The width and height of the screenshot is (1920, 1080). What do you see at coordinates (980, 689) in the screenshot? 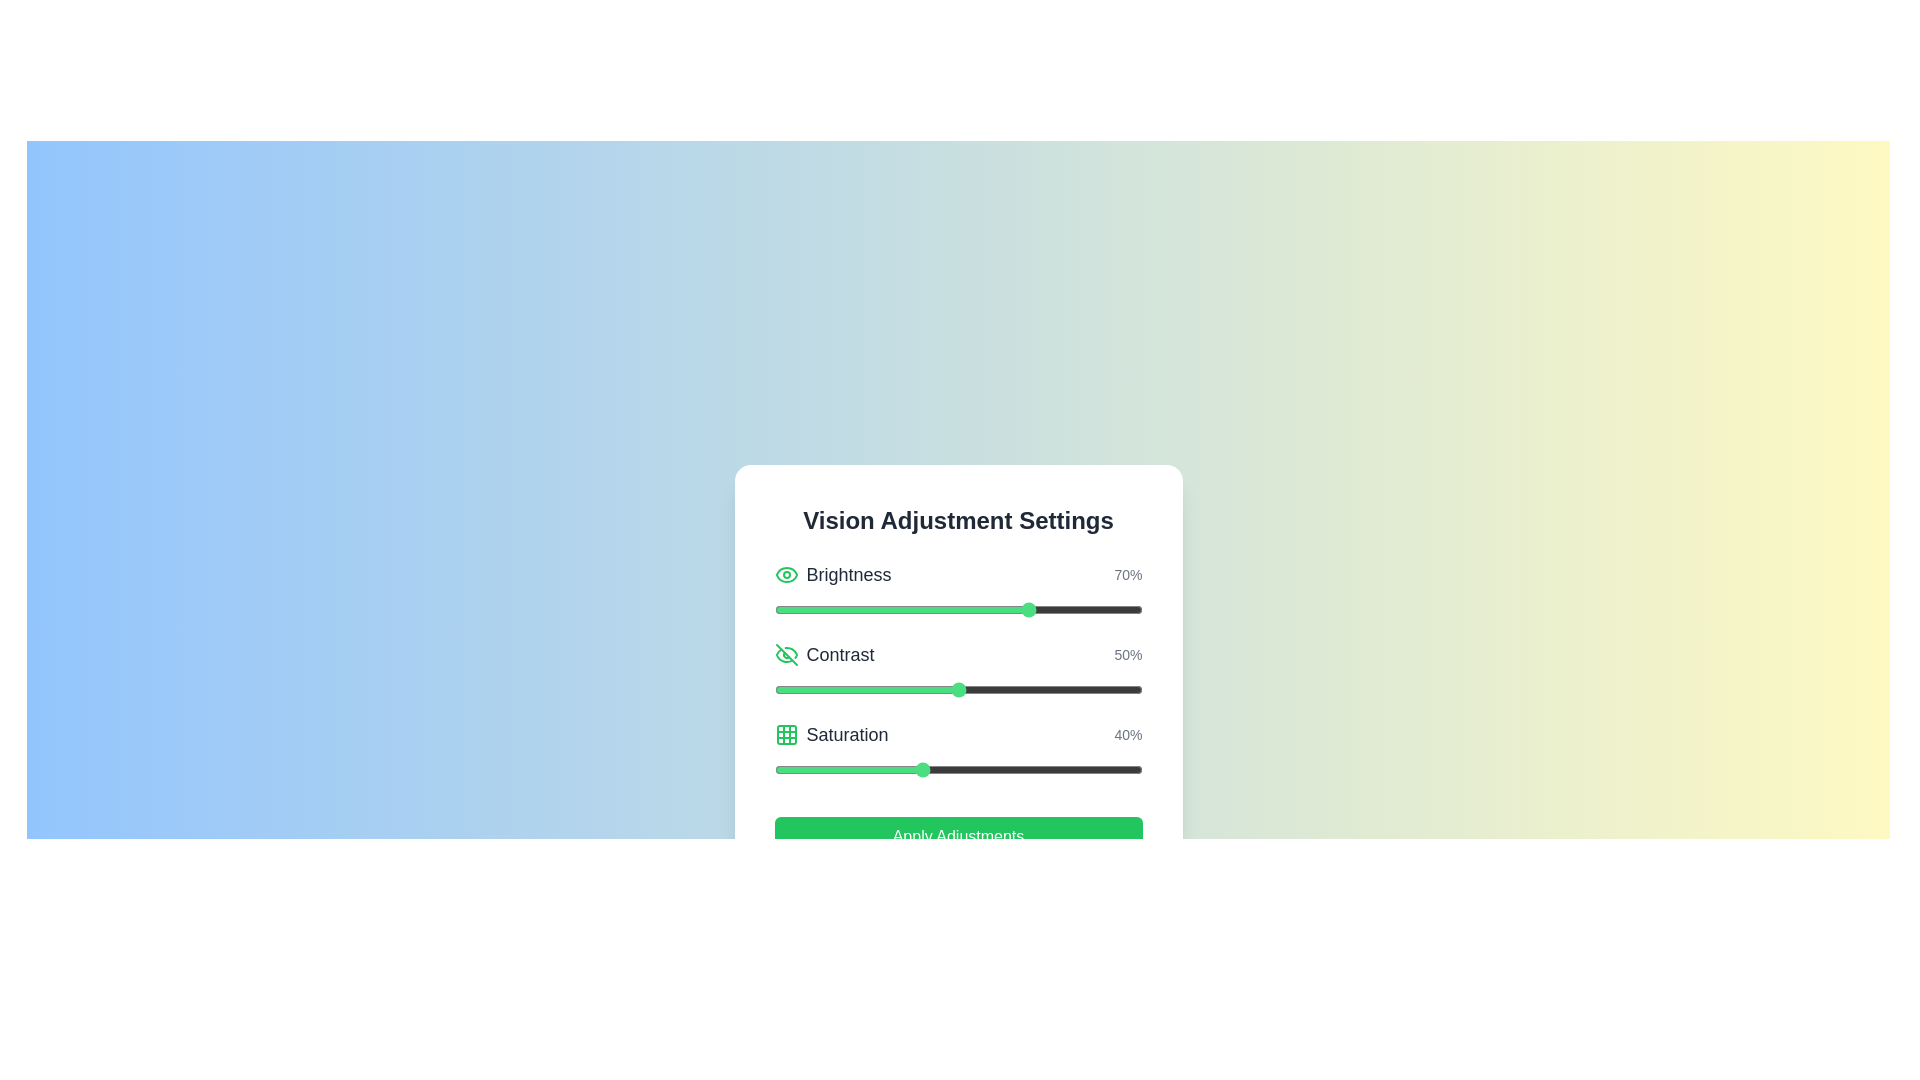
I see `the contrast slider to set the contrast to 56%` at bounding box center [980, 689].